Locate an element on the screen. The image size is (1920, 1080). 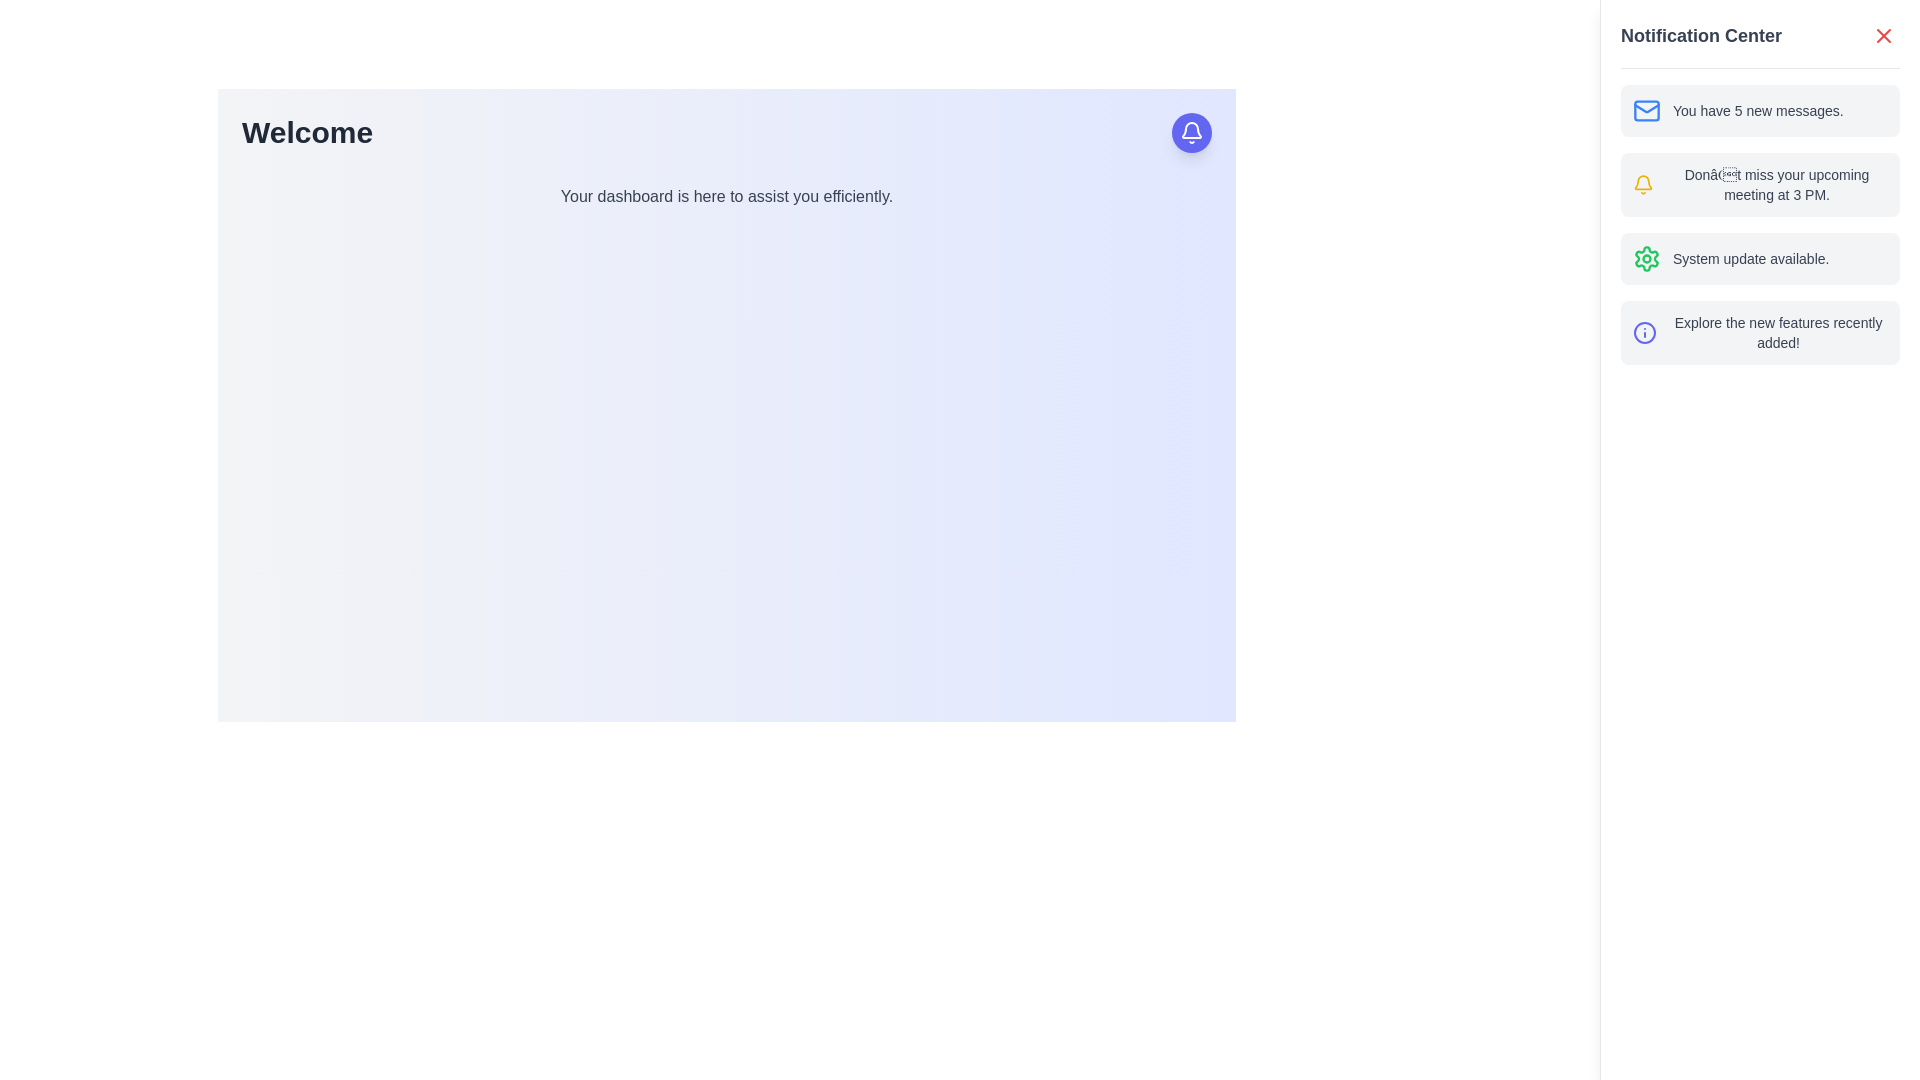
the close button located in the top-right corner of the Notification Center is located at coordinates (1882, 35).